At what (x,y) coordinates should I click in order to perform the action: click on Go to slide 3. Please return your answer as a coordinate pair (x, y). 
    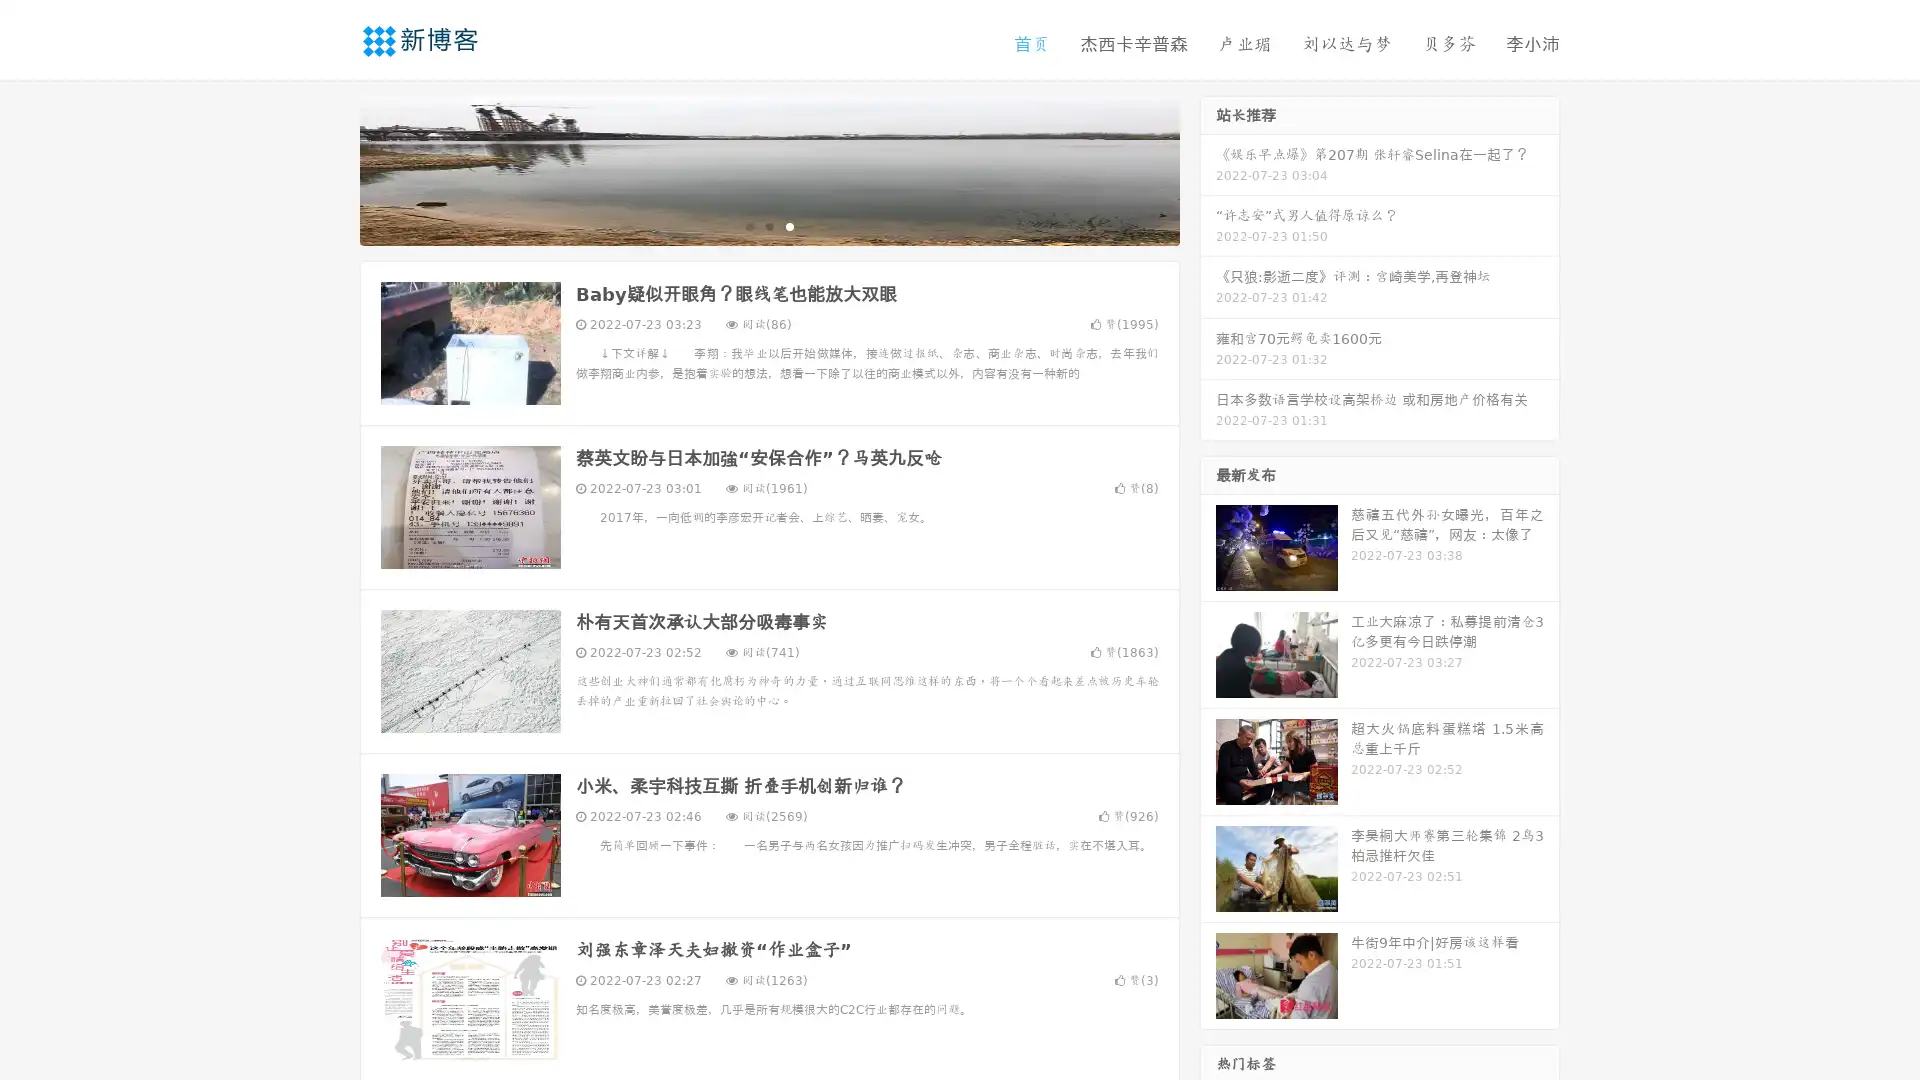
    Looking at the image, I should click on (789, 225).